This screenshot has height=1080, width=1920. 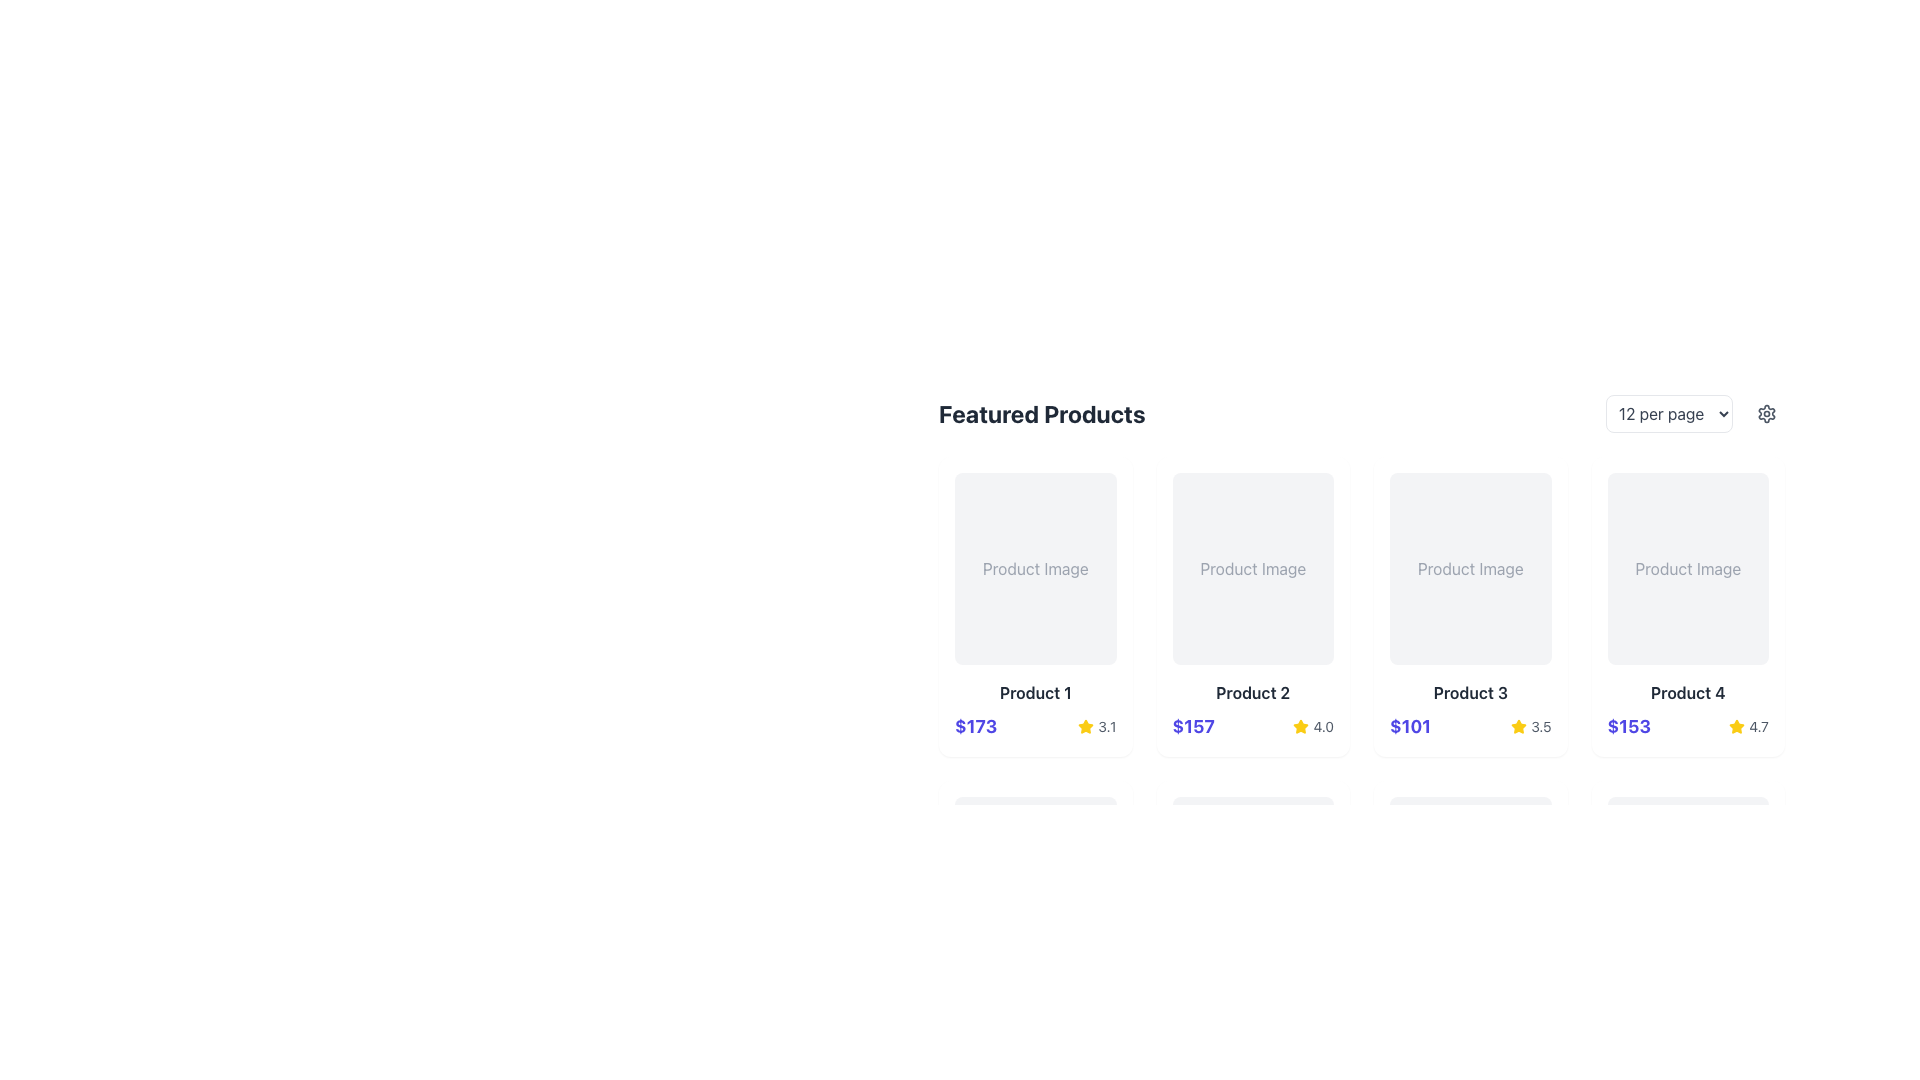 What do you see at coordinates (1301, 726) in the screenshot?
I see `the star icon representing the rating for 'Product 2', which indicates an average rating of 4.0` at bounding box center [1301, 726].